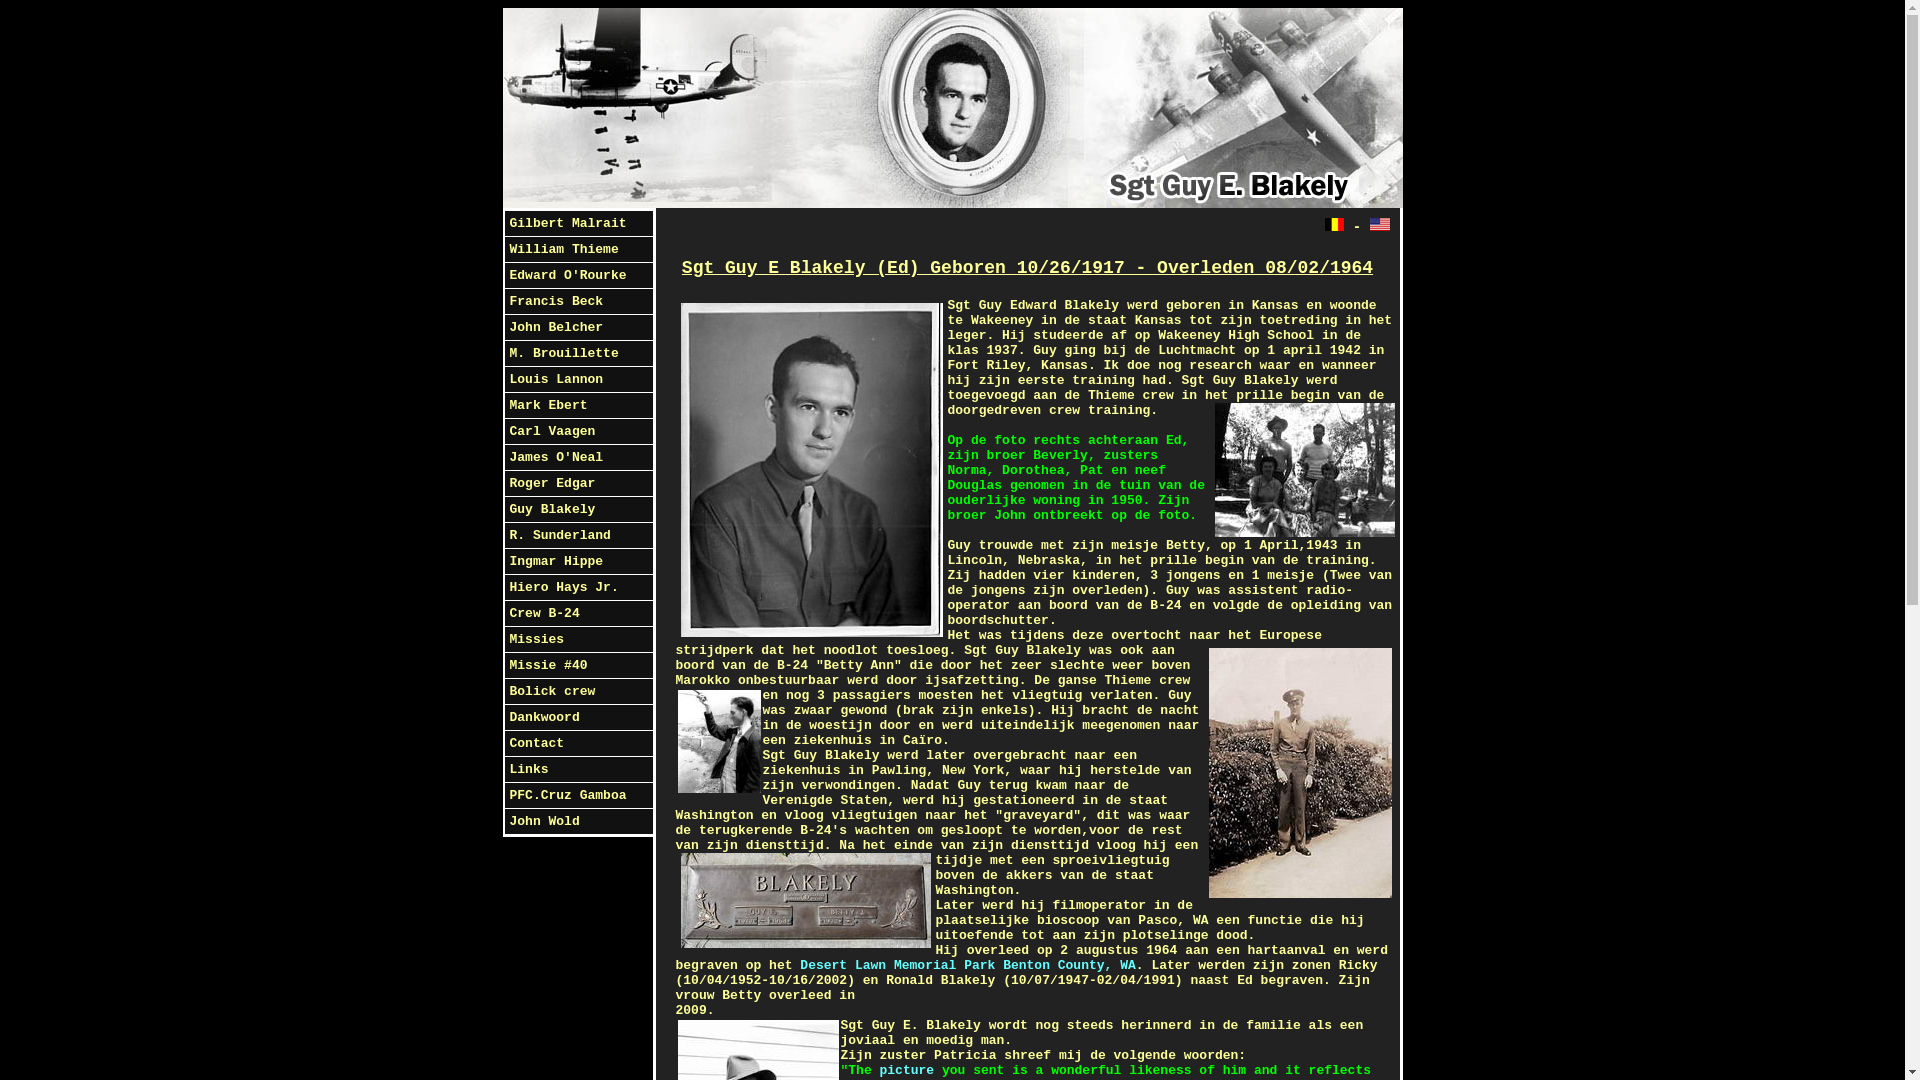 The width and height of the screenshot is (1920, 1080). Describe the element at coordinates (576, 301) in the screenshot. I see `'Francis Beck'` at that location.